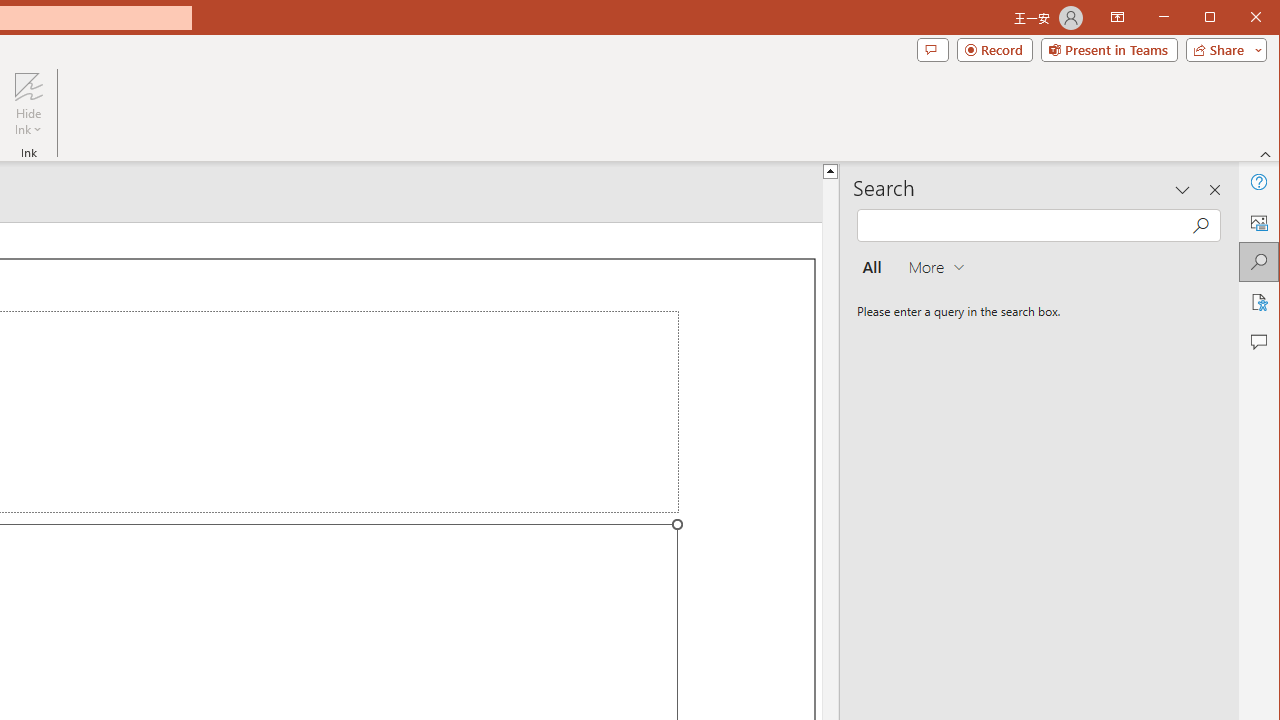 The width and height of the screenshot is (1280, 720). What do you see at coordinates (1214, 190) in the screenshot?
I see `'Close pane'` at bounding box center [1214, 190].